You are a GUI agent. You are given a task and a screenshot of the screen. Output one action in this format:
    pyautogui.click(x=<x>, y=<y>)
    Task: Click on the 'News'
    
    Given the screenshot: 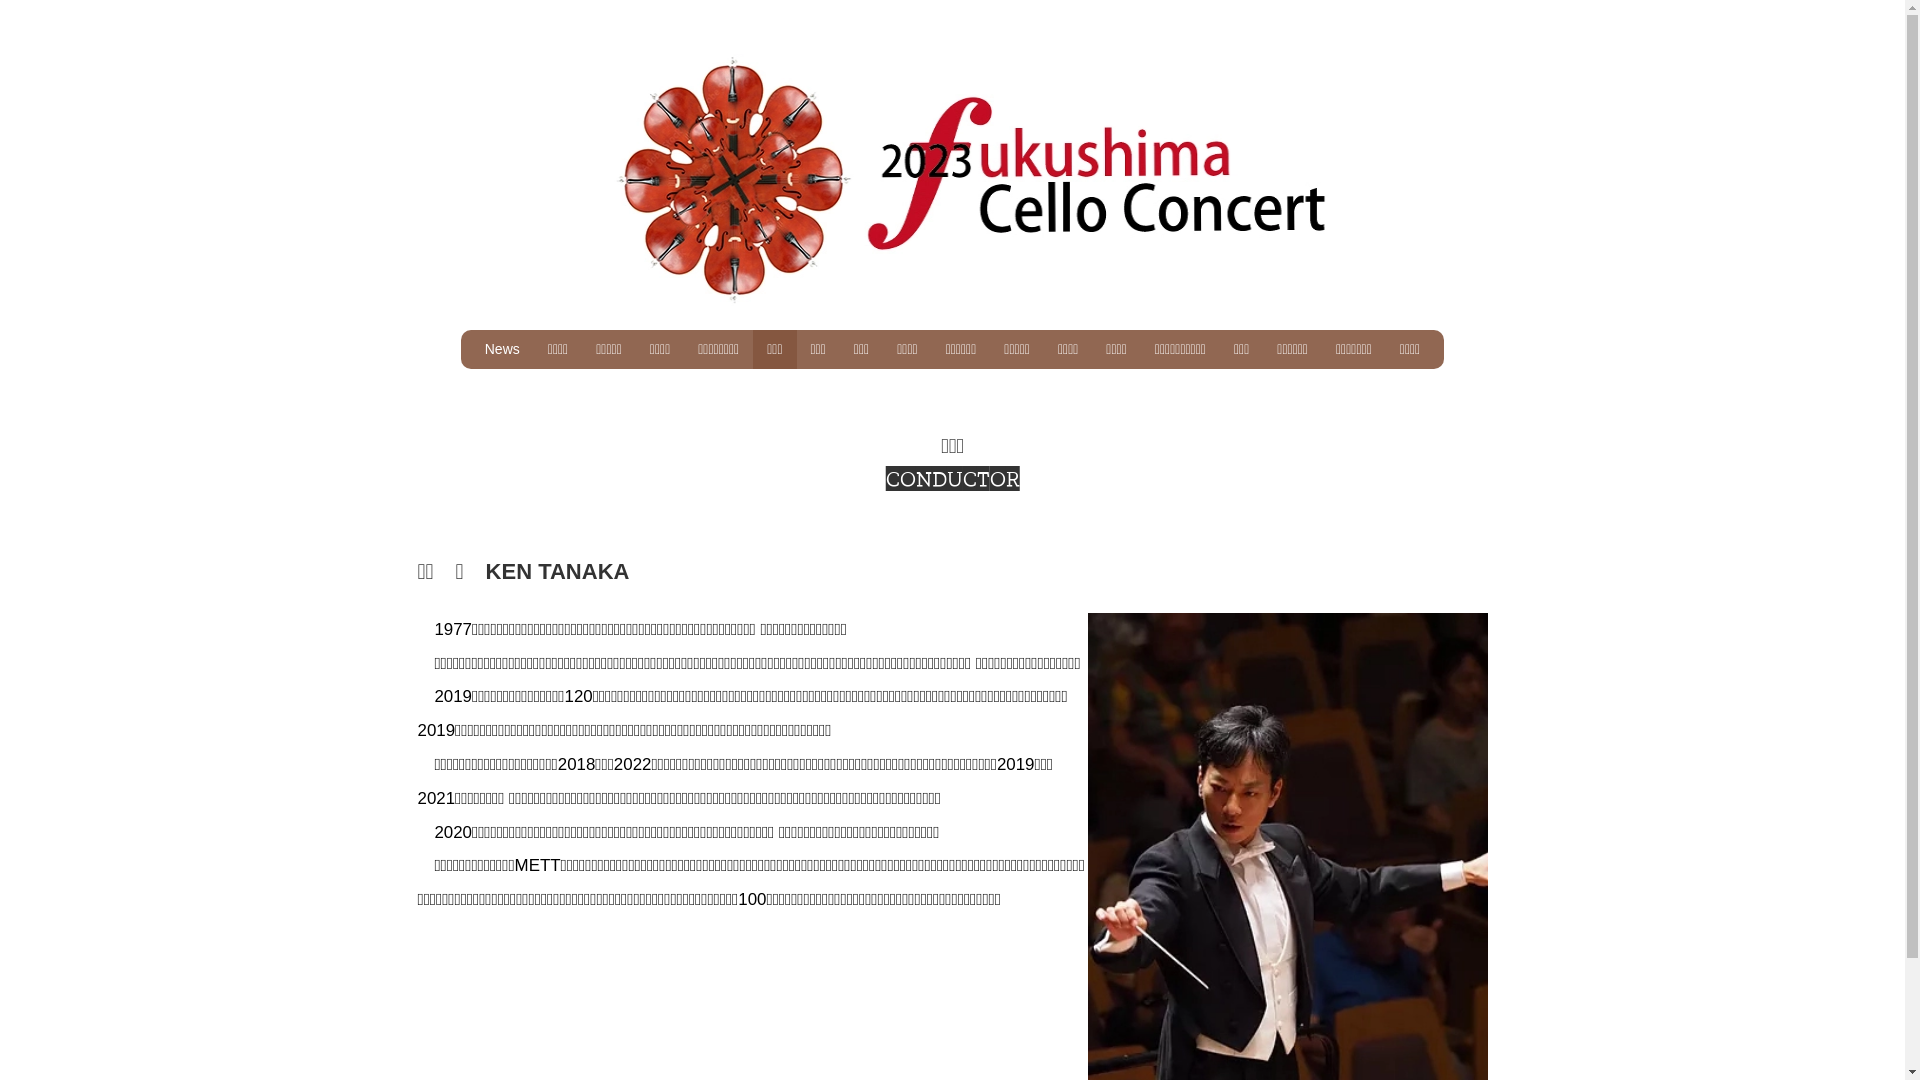 What is the action you would take?
    pyautogui.click(x=469, y=348)
    